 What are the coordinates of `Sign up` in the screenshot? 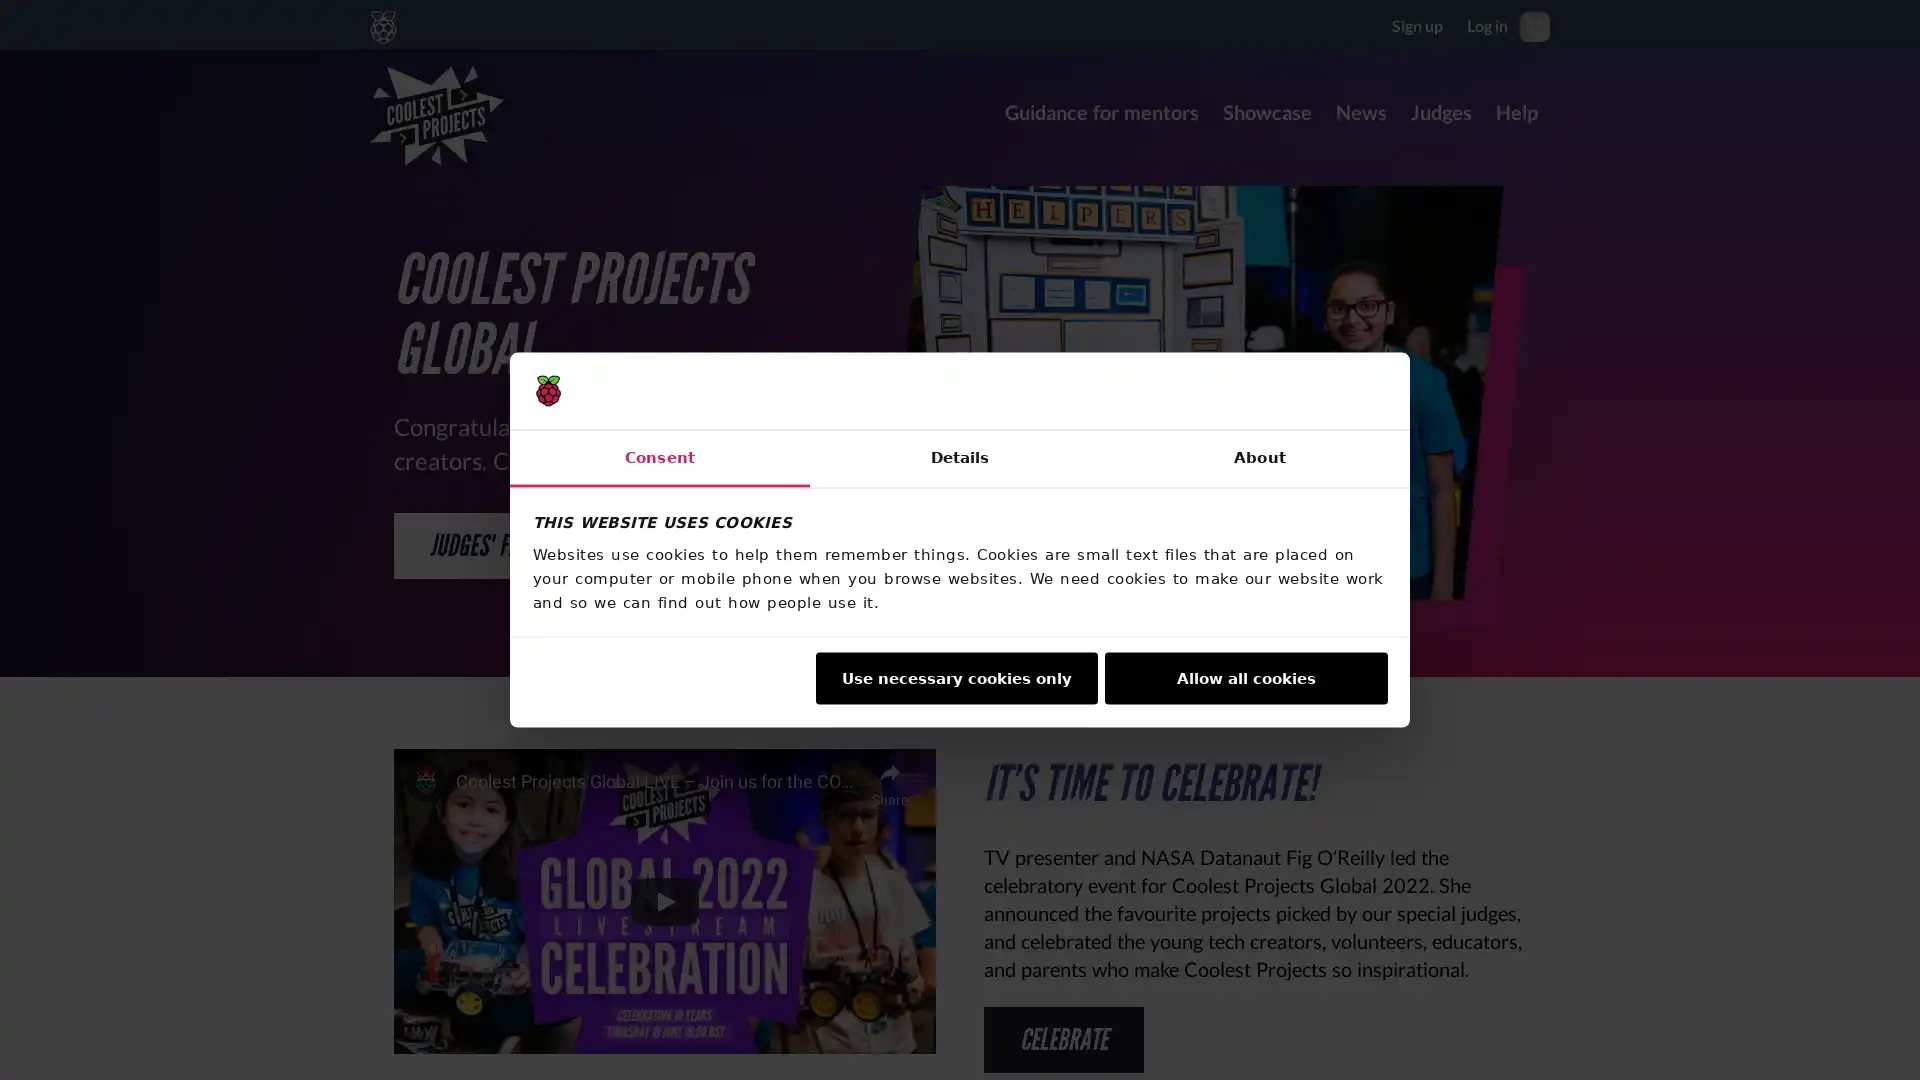 It's located at (1416, 24).